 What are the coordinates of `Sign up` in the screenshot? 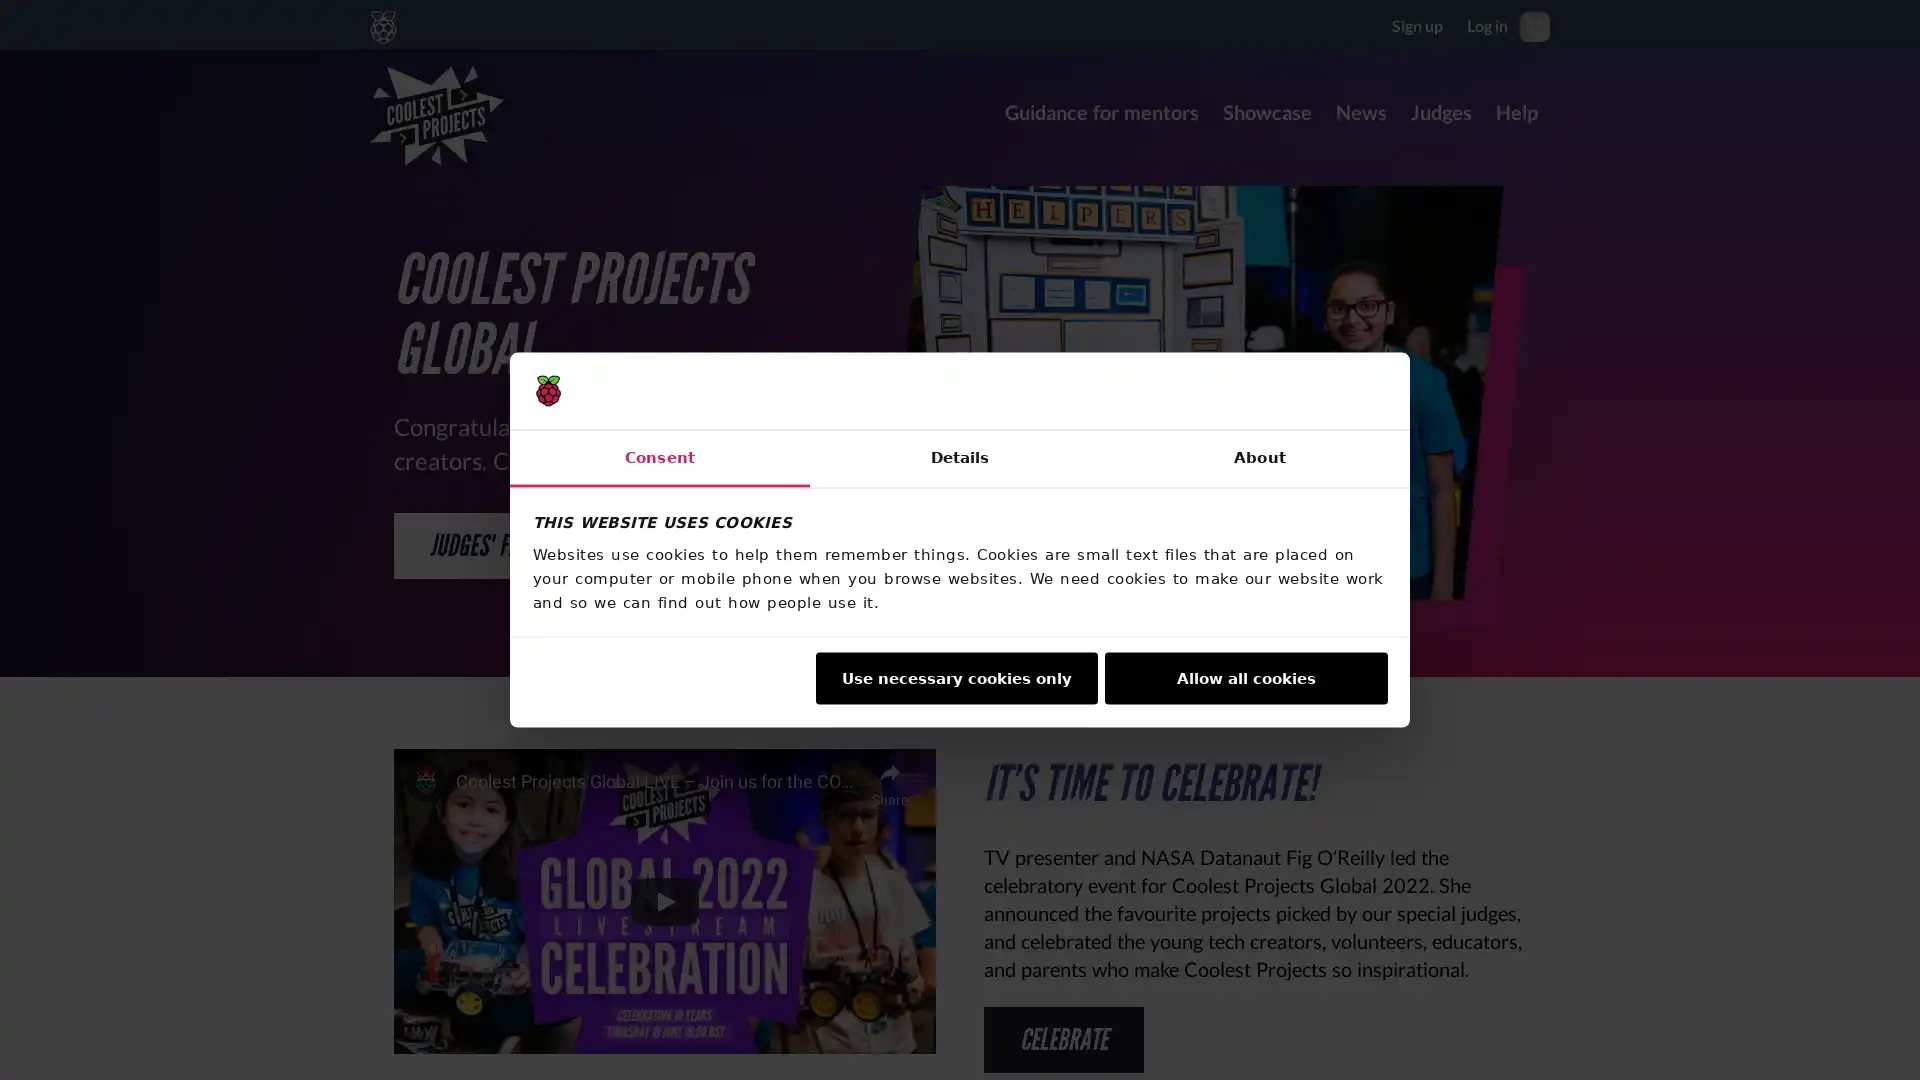 It's located at (1416, 24).